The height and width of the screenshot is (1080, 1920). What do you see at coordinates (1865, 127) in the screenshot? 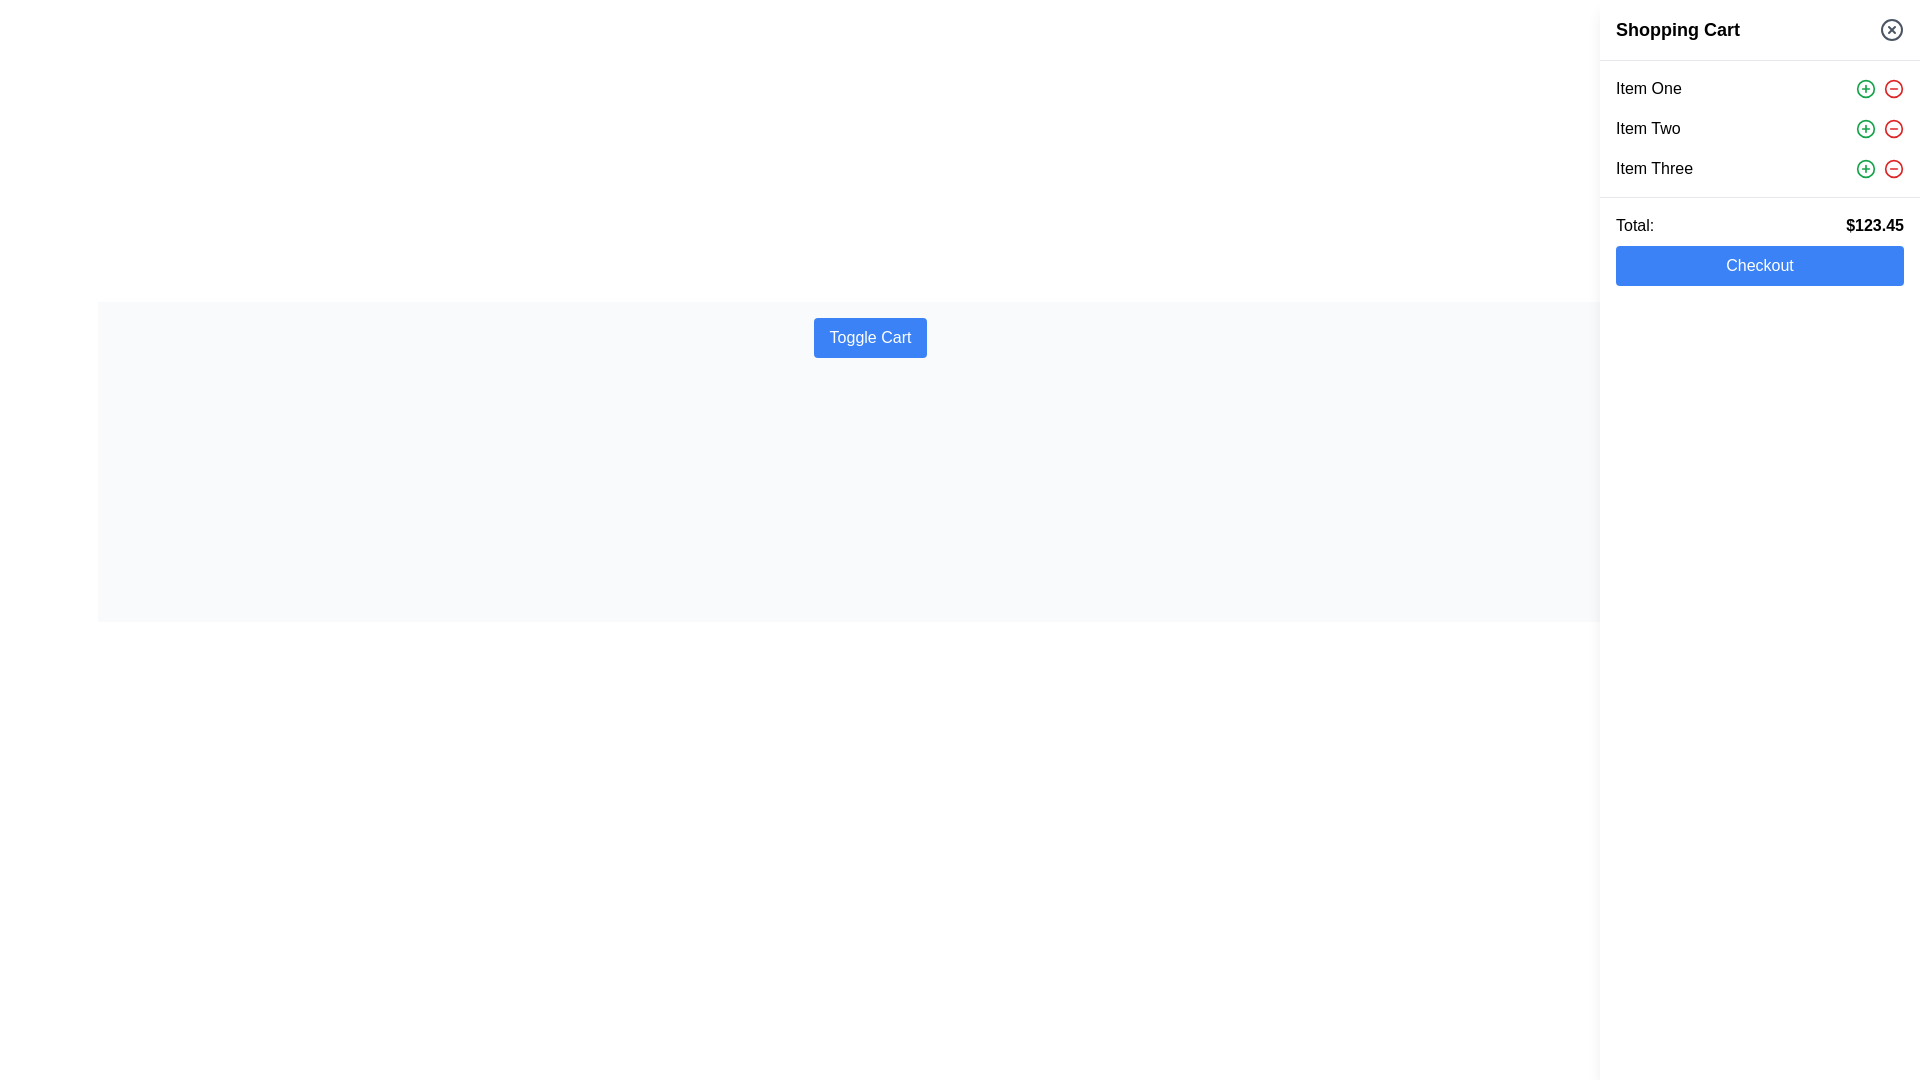
I see `the circular graphical element that serves as the background for the '+' symbol in the shopping cart interface, located next to 'Item Two'` at bounding box center [1865, 127].